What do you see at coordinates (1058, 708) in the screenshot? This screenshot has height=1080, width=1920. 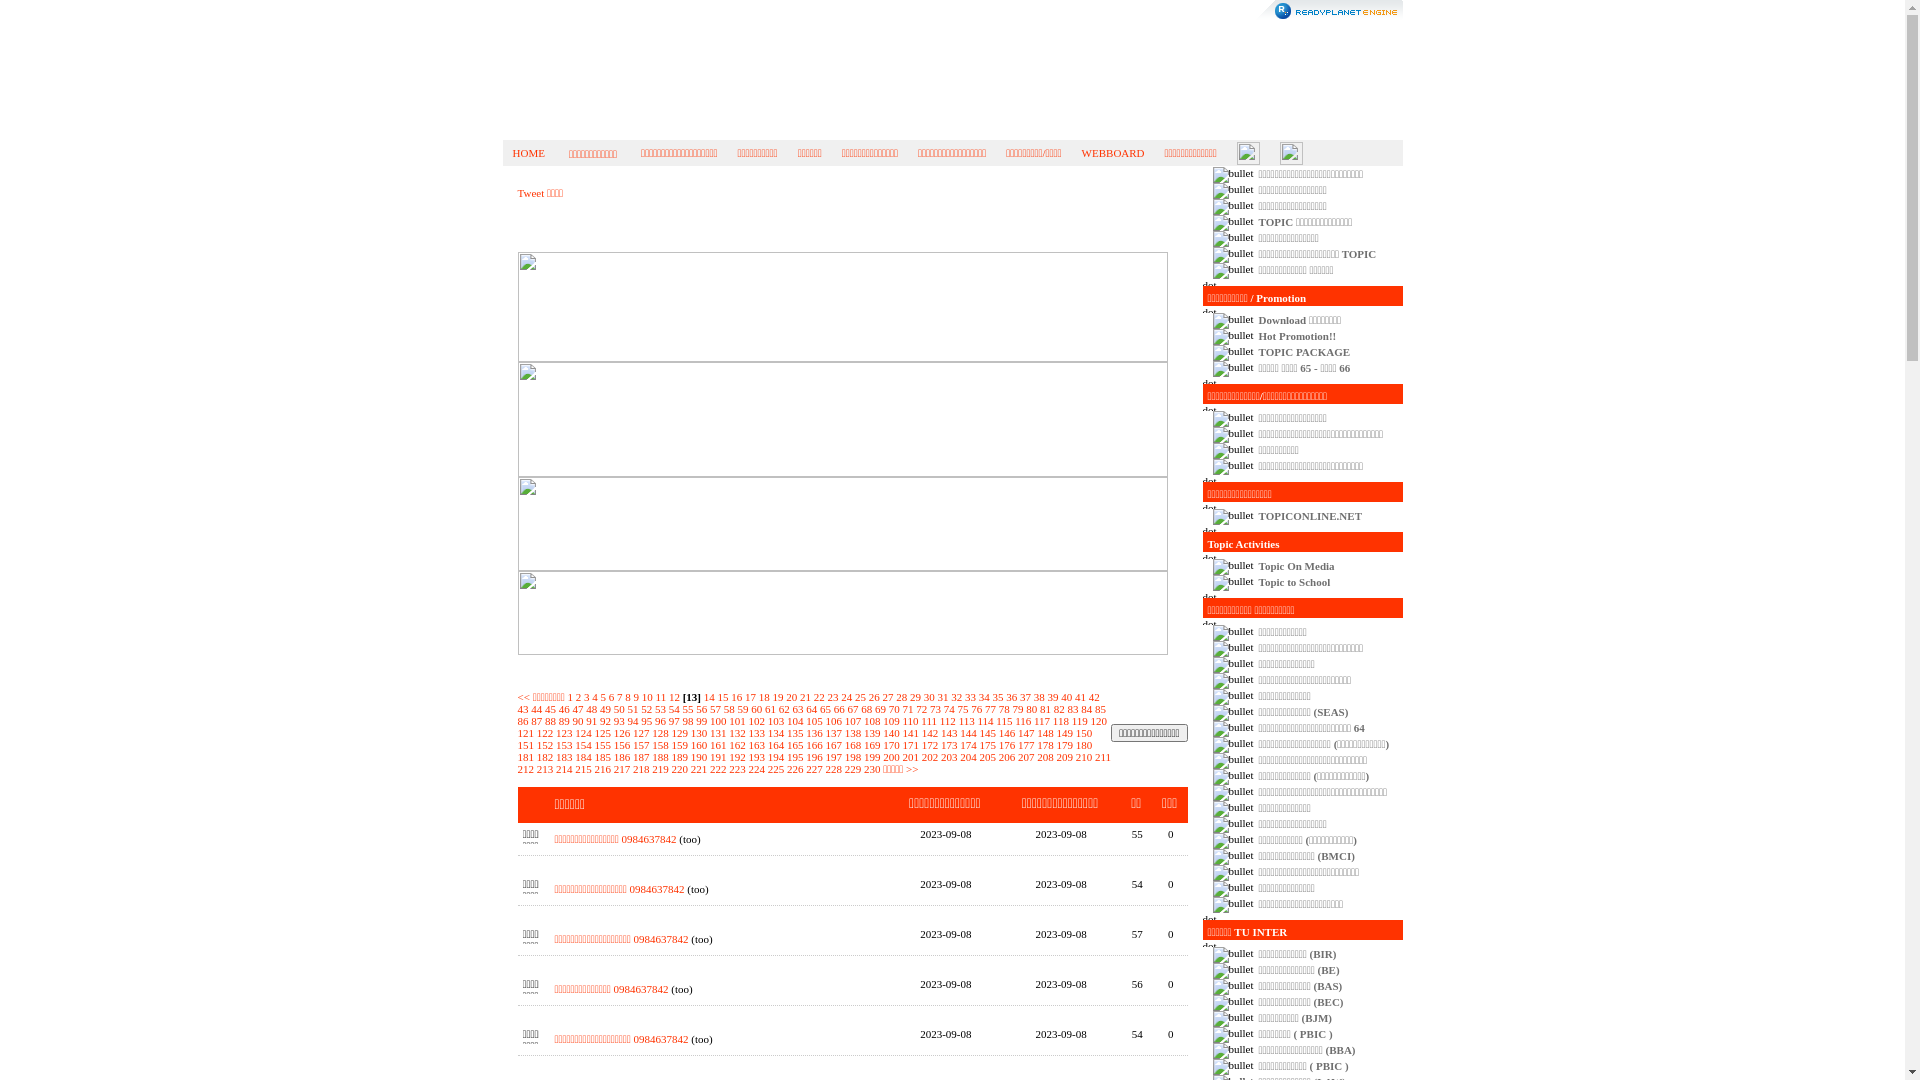 I see `'82'` at bounding box center [1058, 708].